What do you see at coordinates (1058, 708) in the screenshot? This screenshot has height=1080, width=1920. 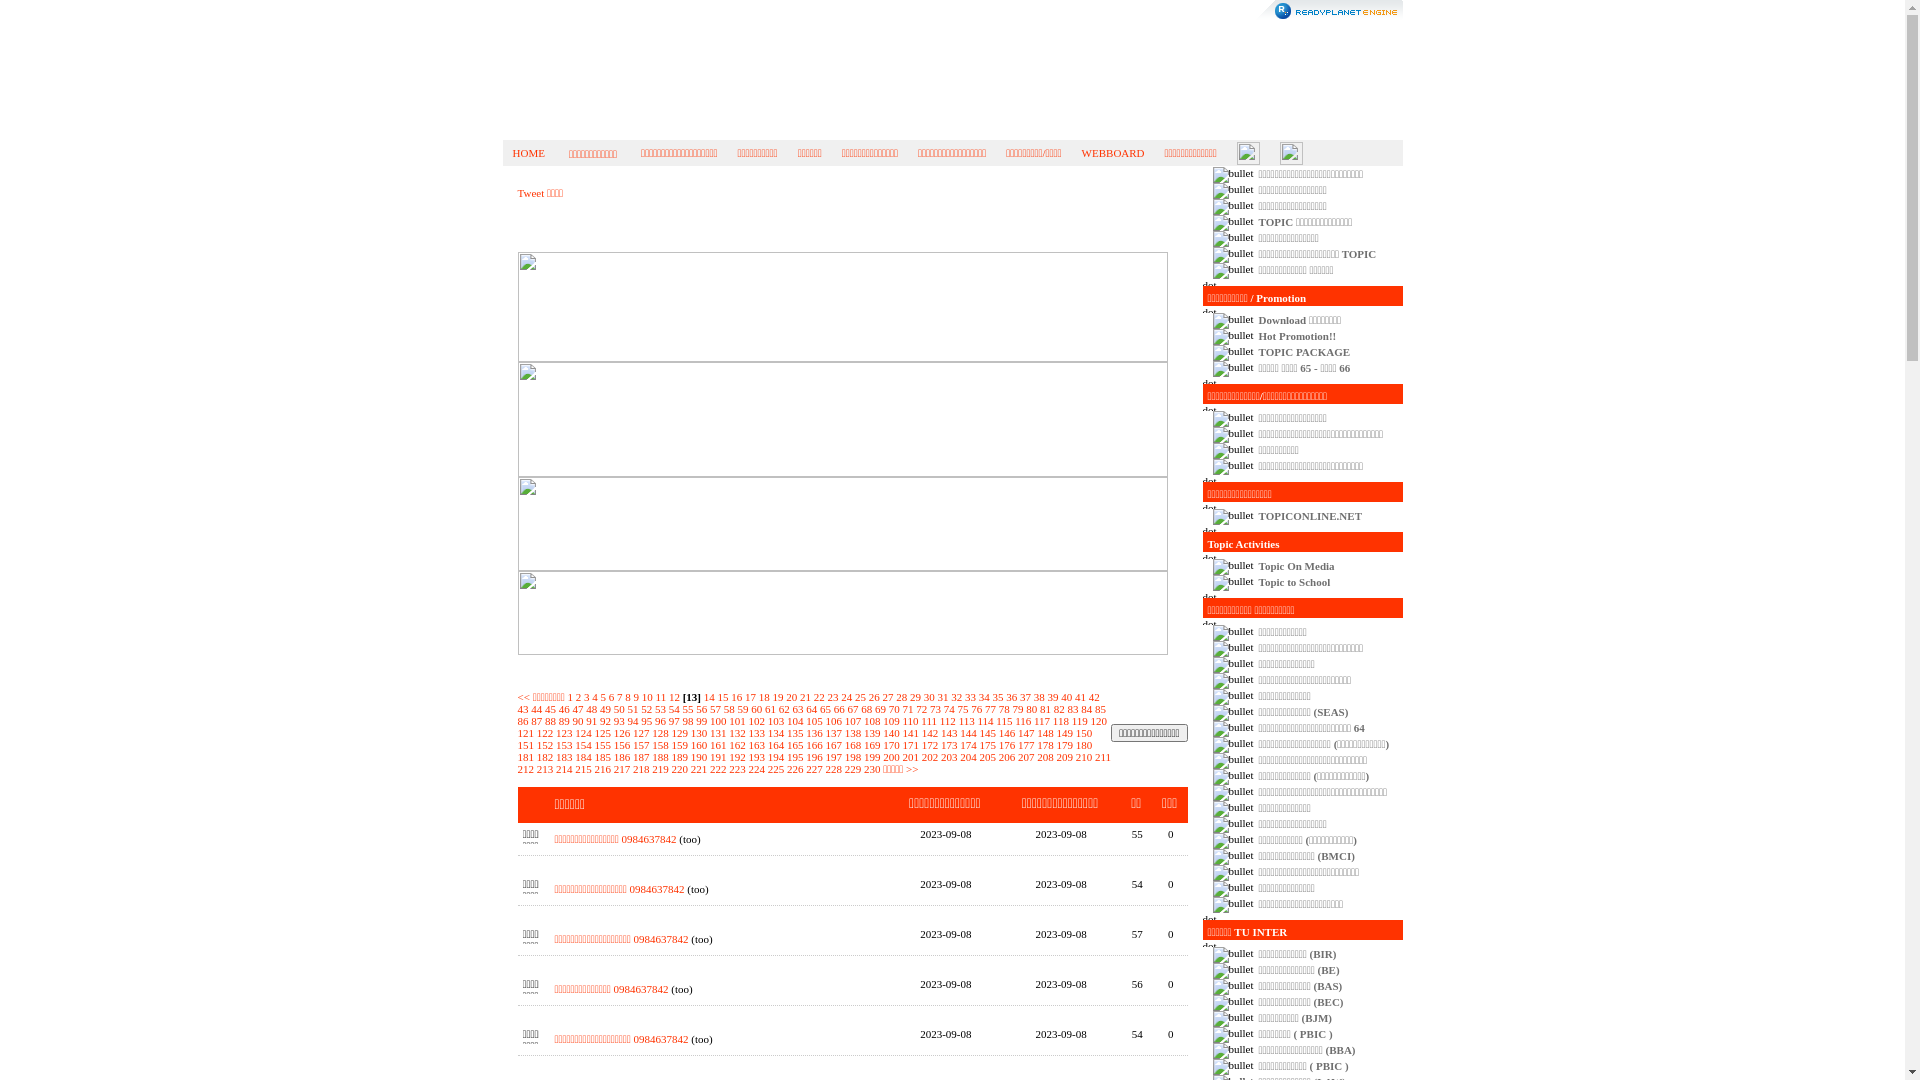 I see `'82'` at bounding box center [1058, 708].